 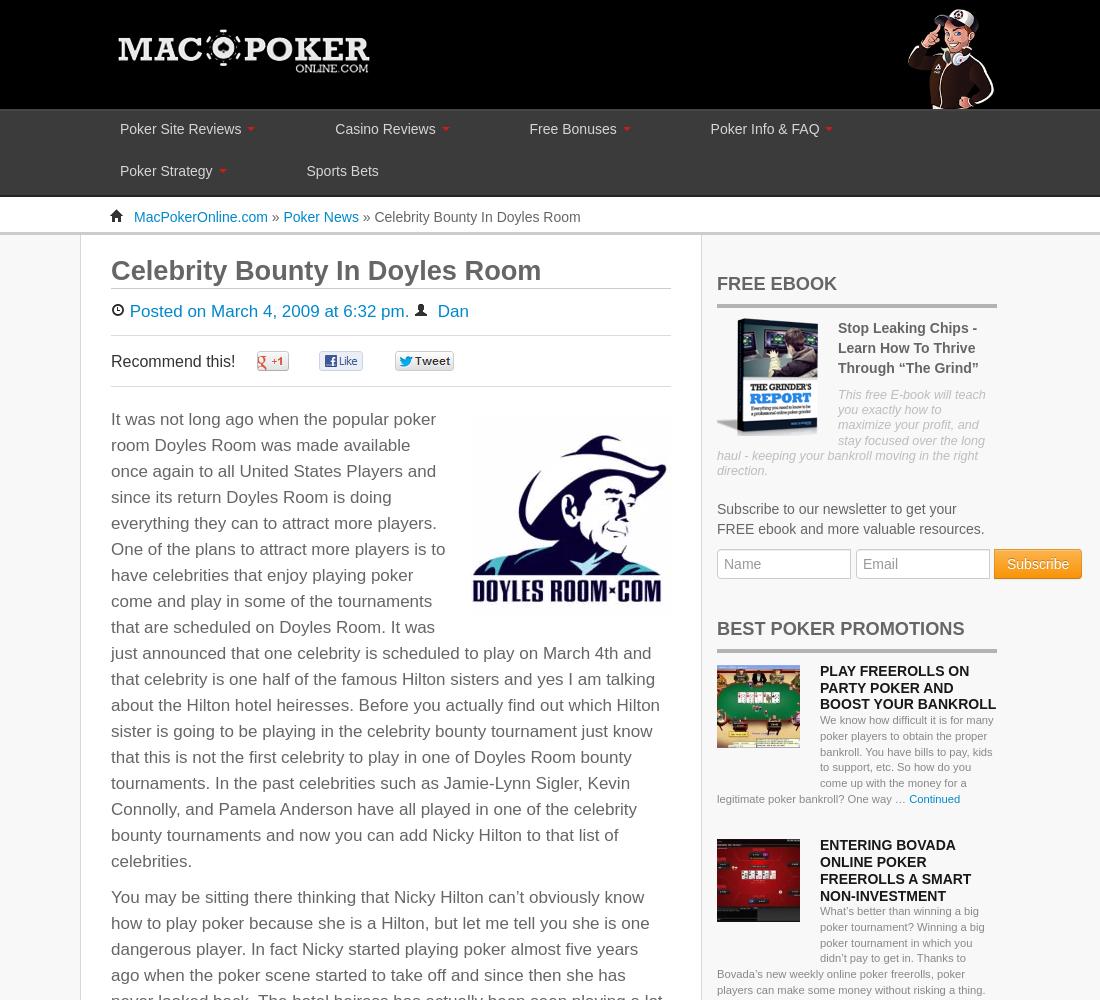 I want to click on 'It was not long ago when the popular poker room Doyles Room was made available once again to all United States Players and since its return Doyles Room is doing everything they can to attract more players. One of the plans to attract more players is to have celebrities that enjoy playing poker come and play in some of the tournaments that are scheduled on Doyles Room. It was just announced that one celebrity is scheduled to play on March 4th and that celebrity is one half of the famous Hilton sisters and yes I am talking about the Hilton hotel heiresses. Before you actually find out which Hilton sister is going to be playing in the celebrity bounty tournament just know that this is not the first celebrity to play in one of Doyles Room bounty tournaments. In the past celebrities such as Jamie-Lynn Sigler, Kevin Connolly, and Pamela Anderson have all played in one of the celebrity bounty tournaments and now you can add Nicky Hilton to that list of celebrities.', so click(x=385, y=639).